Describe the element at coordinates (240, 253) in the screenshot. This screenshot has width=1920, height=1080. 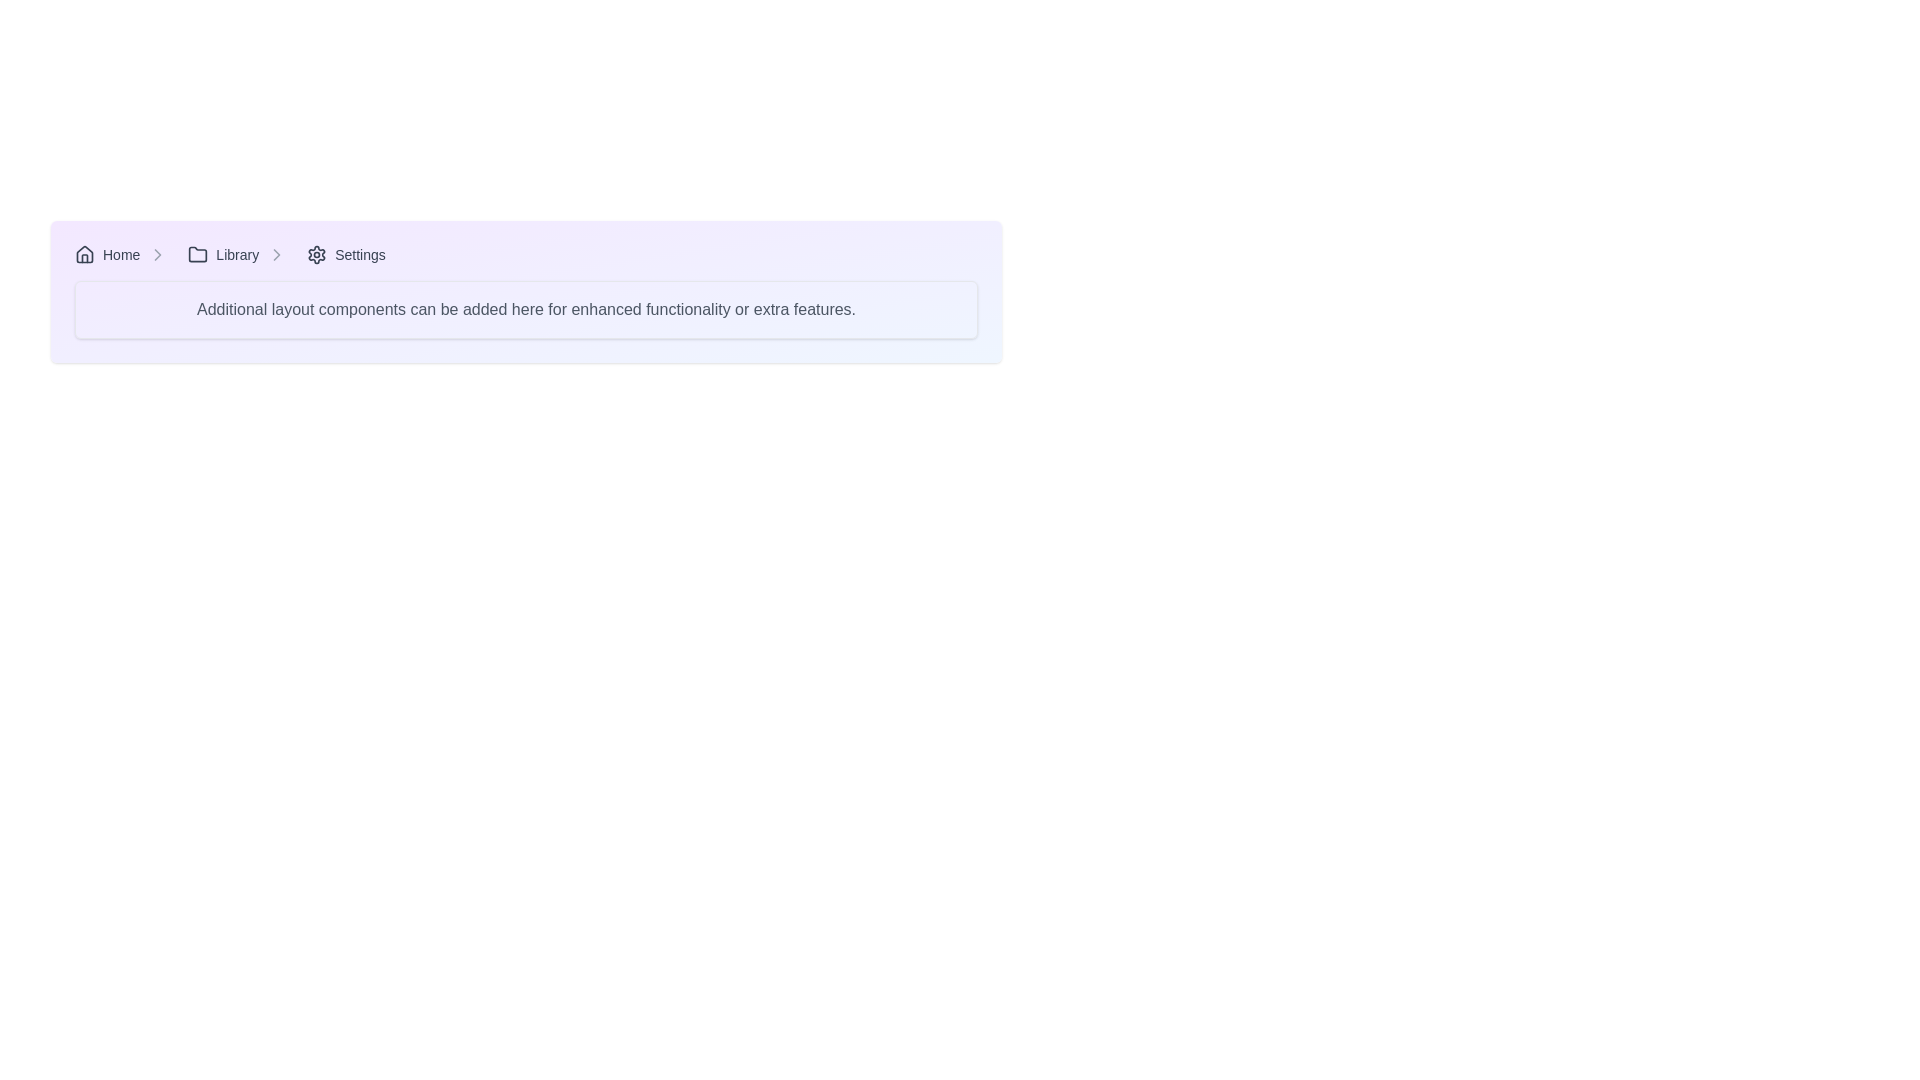
I see `the 'Library' breadcrumb navigation item, which is the second item in the breadcrumb bar` at that location.